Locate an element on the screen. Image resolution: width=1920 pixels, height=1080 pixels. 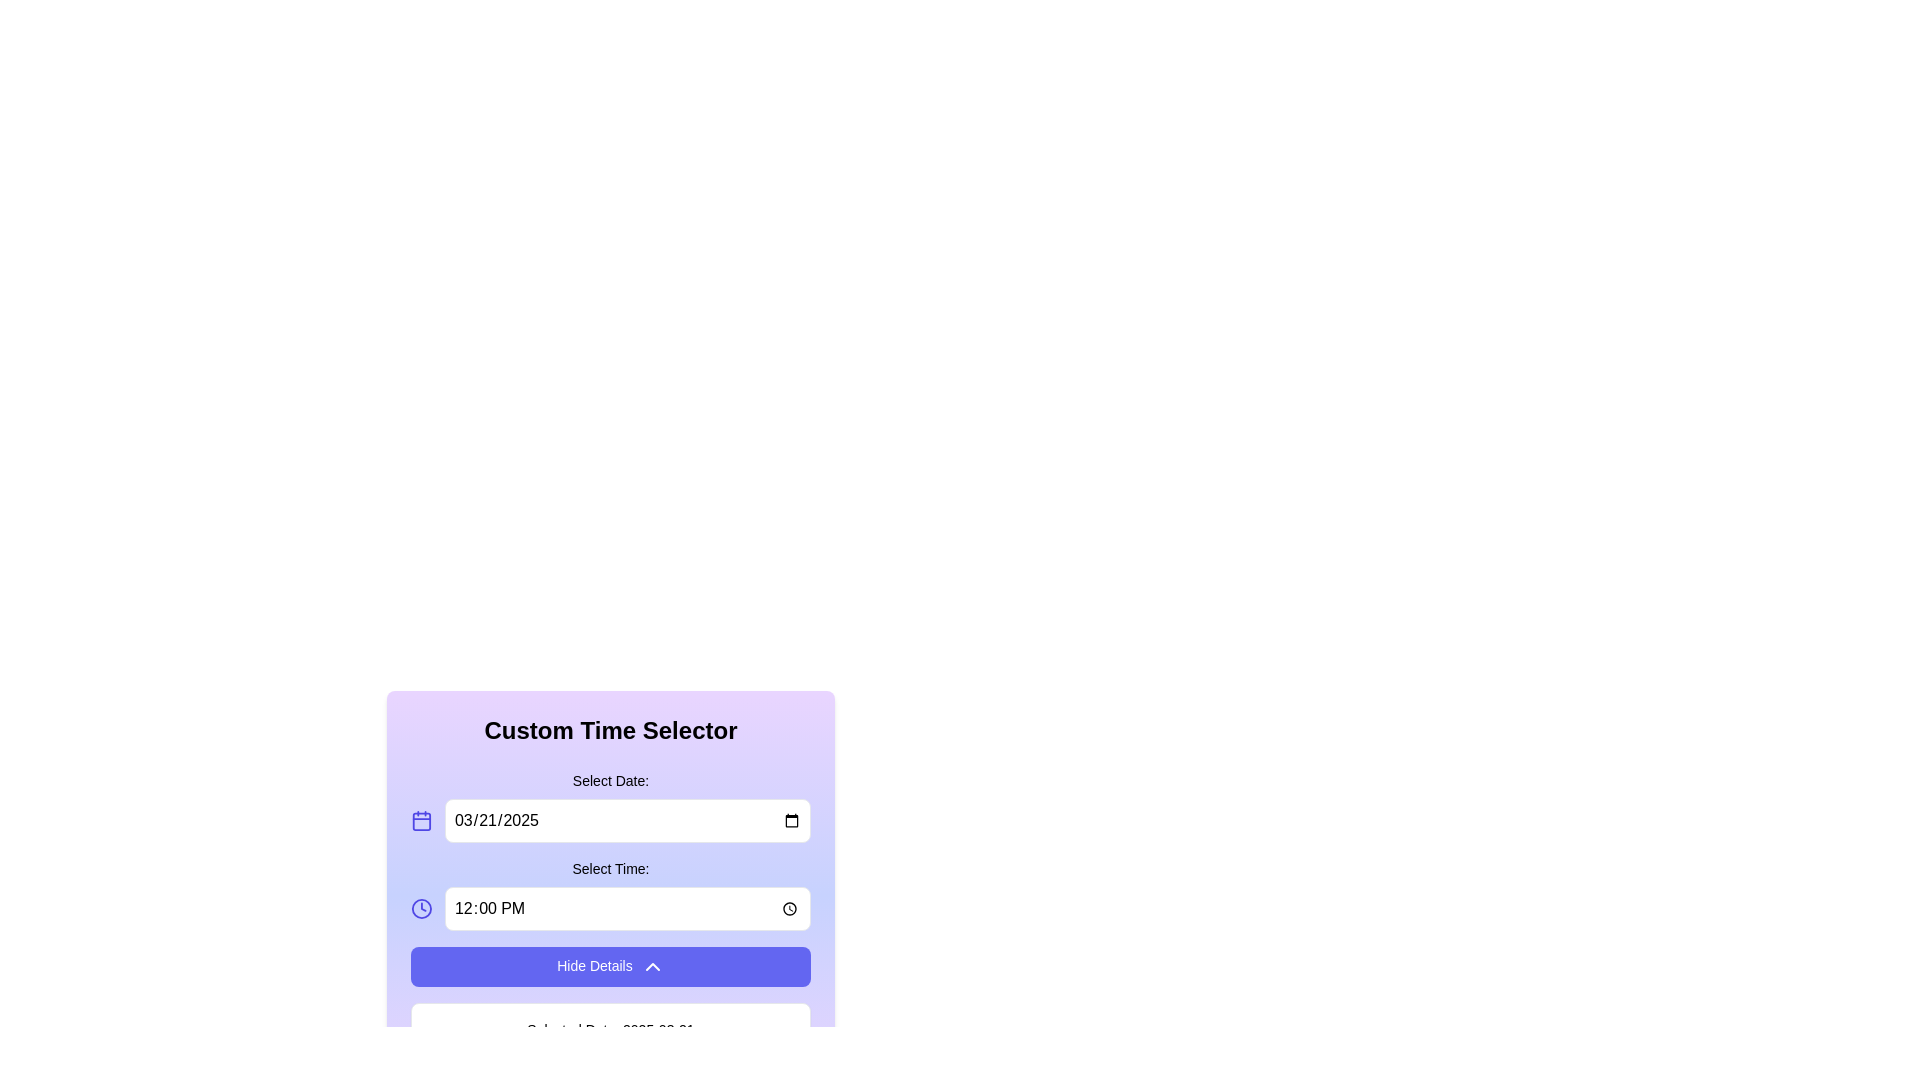
the state of the collapse icon located above the 'Hide Details' button at the bottom of the modal interface is located at coordinates (652, 966).